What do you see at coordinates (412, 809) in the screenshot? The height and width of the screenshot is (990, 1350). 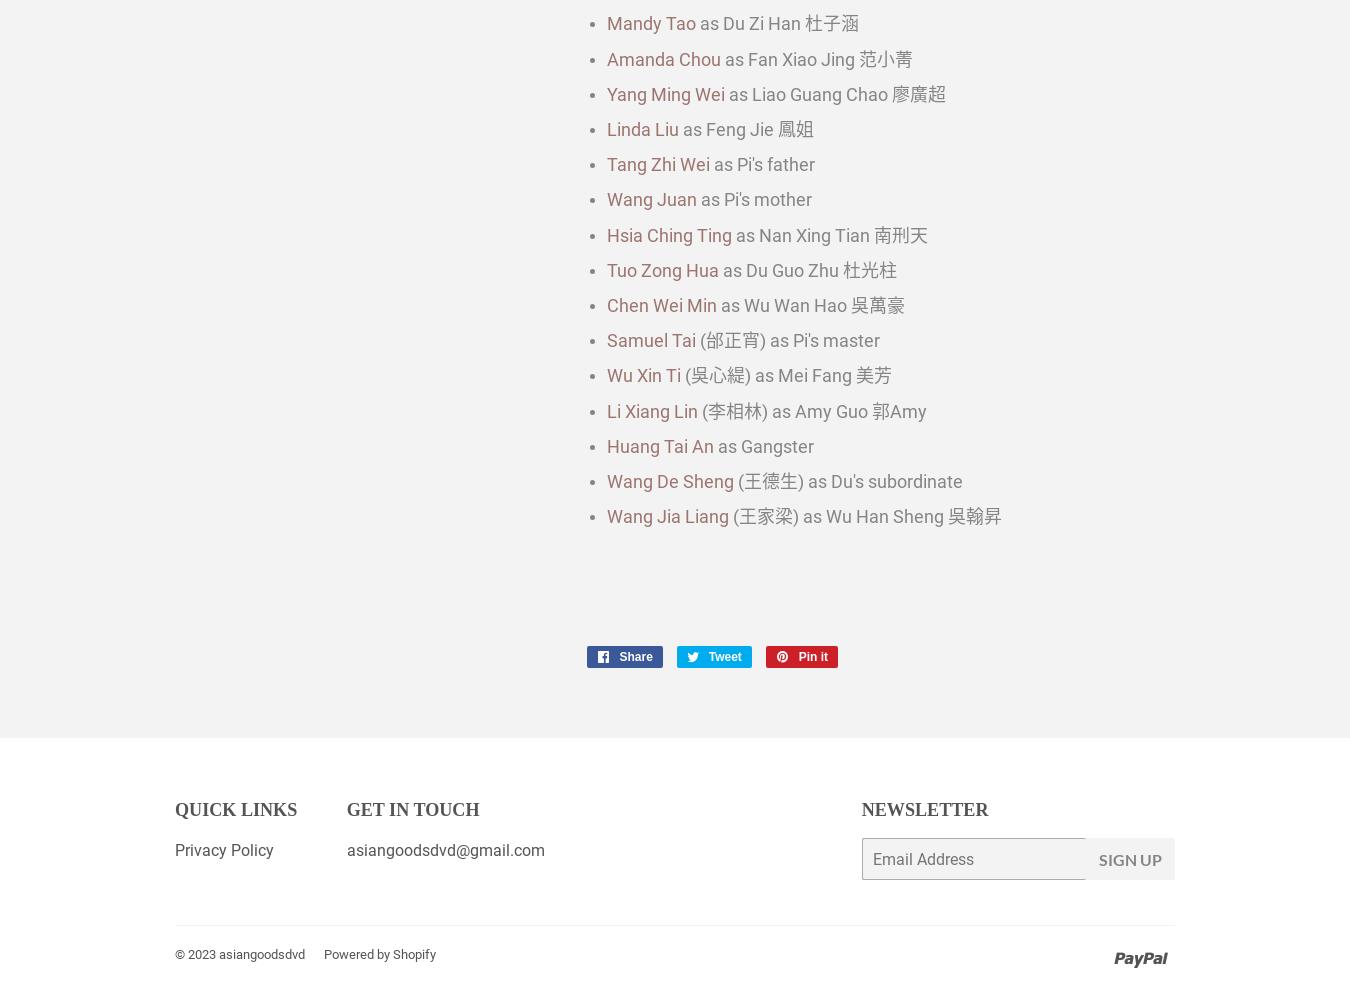 I see `'Get in touch'` at bounding box center [412, 809].